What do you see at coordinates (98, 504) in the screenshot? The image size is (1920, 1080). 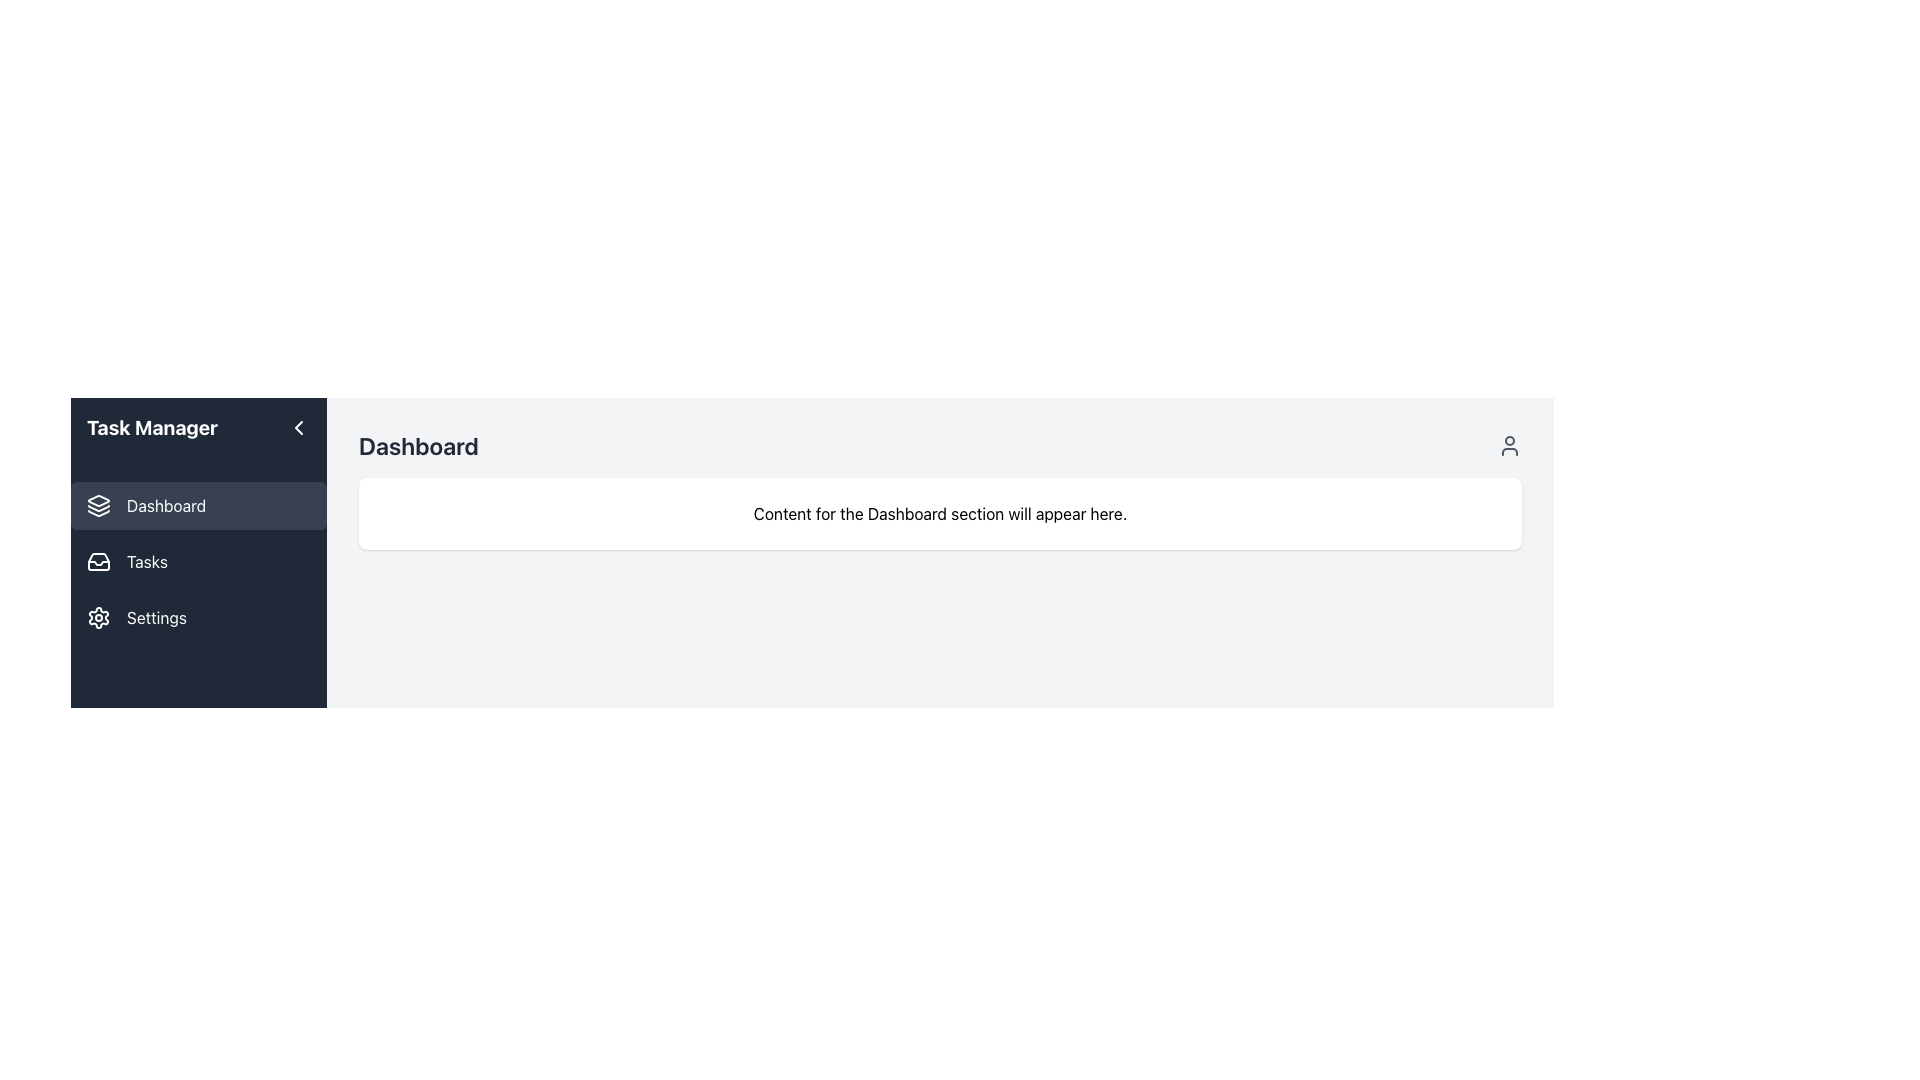 I see `the small, square-shaped icon outlined in white against a dark, navy blue background, located to the left of the 'Dashboard' text label in the left sidebar navigation menu` at bounding box center [98, 504].